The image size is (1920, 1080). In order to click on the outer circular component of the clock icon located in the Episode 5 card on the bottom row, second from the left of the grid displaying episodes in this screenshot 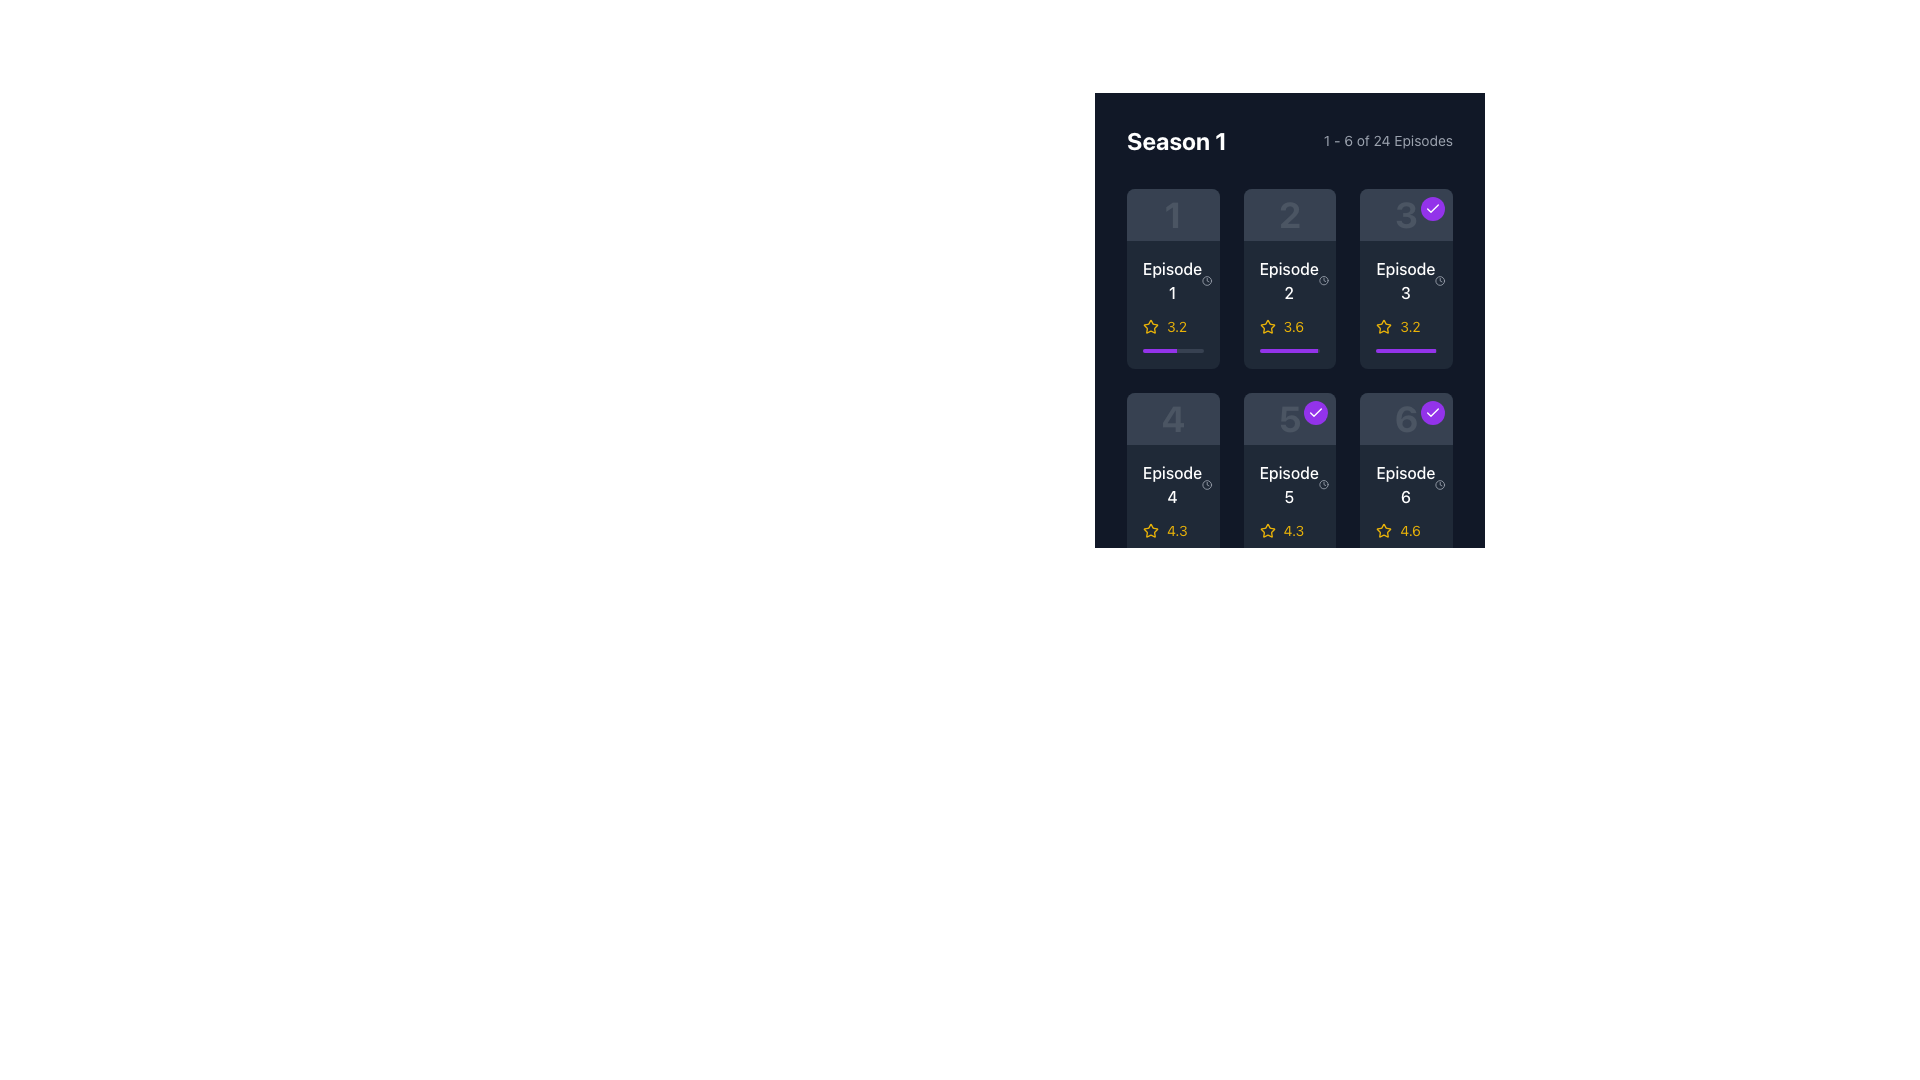, I will do `click(1324, 485)`.